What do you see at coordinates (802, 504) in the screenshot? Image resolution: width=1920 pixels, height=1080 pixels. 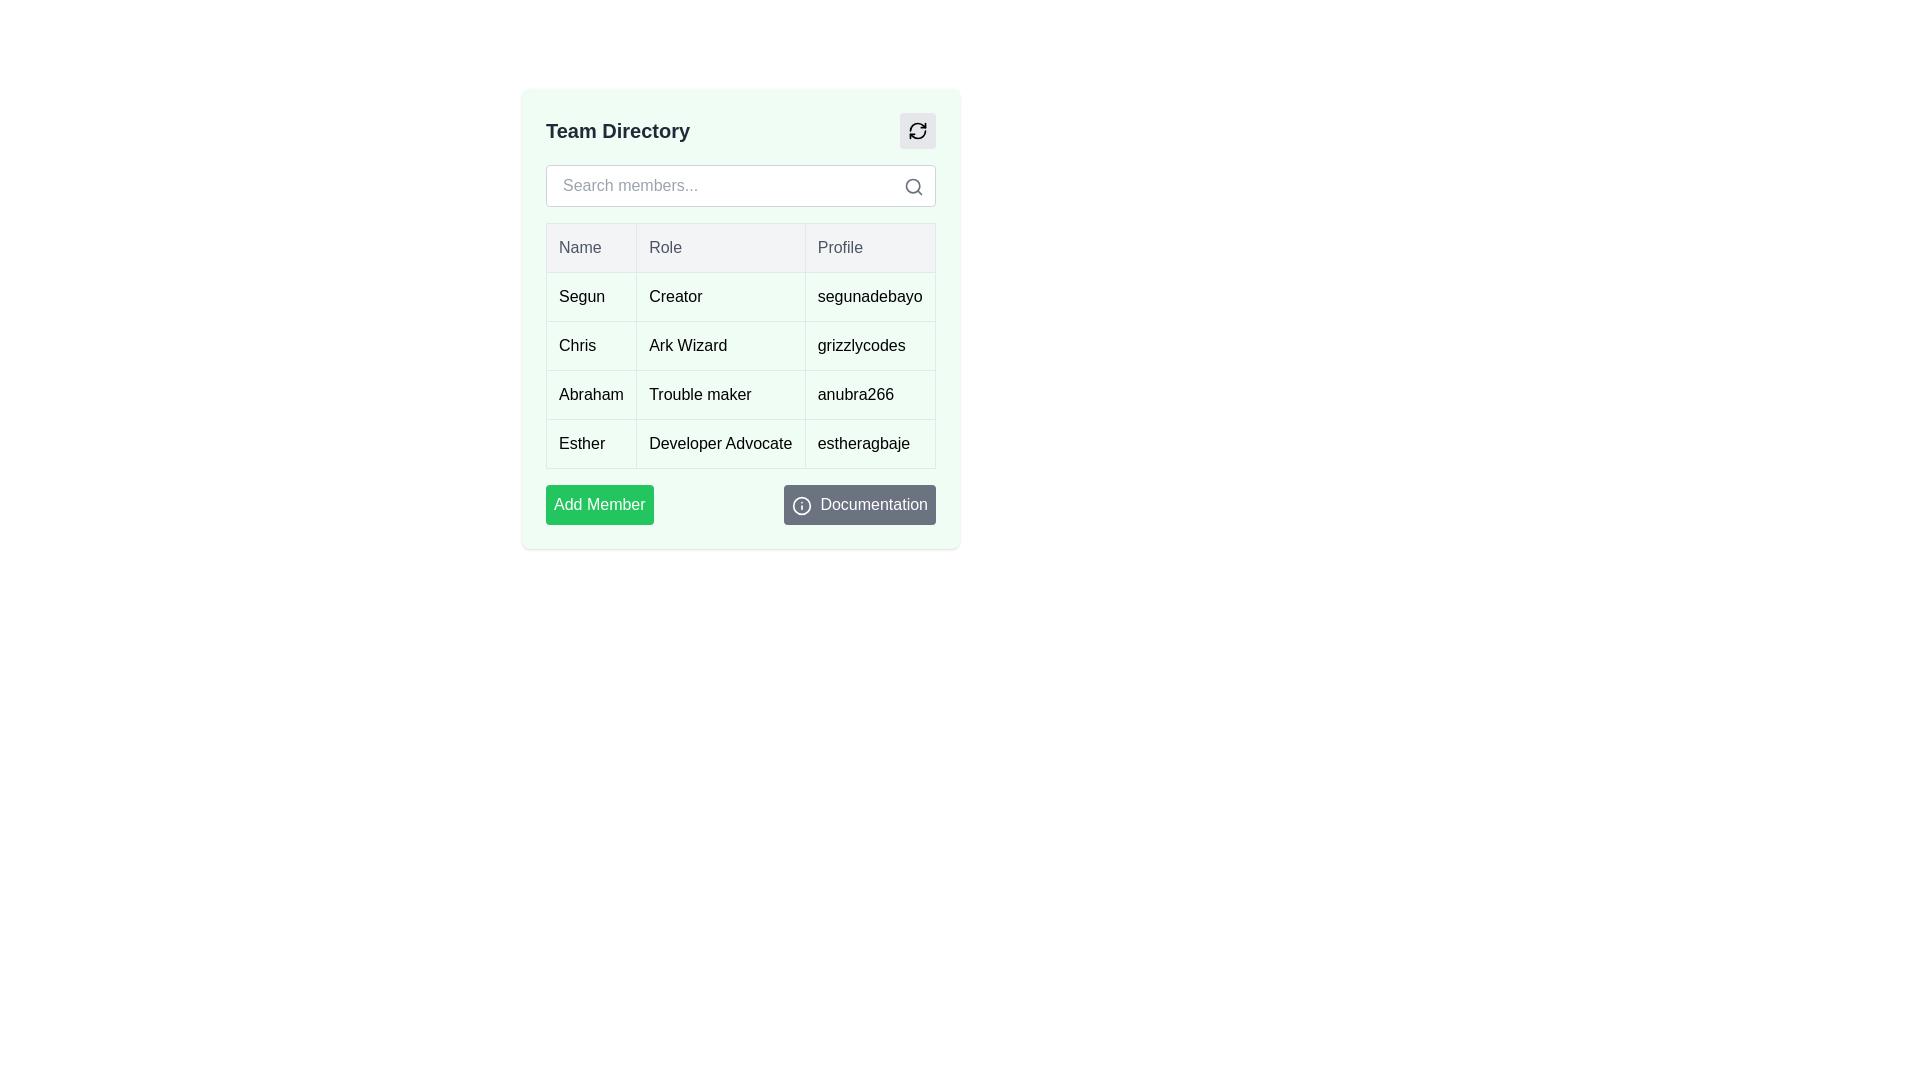 I see `the circular SVG element that is part of a composite icon, located in the bottom-right corner of the user interface card, next to the 'Documentation' button` at bounding box center [802, 504].